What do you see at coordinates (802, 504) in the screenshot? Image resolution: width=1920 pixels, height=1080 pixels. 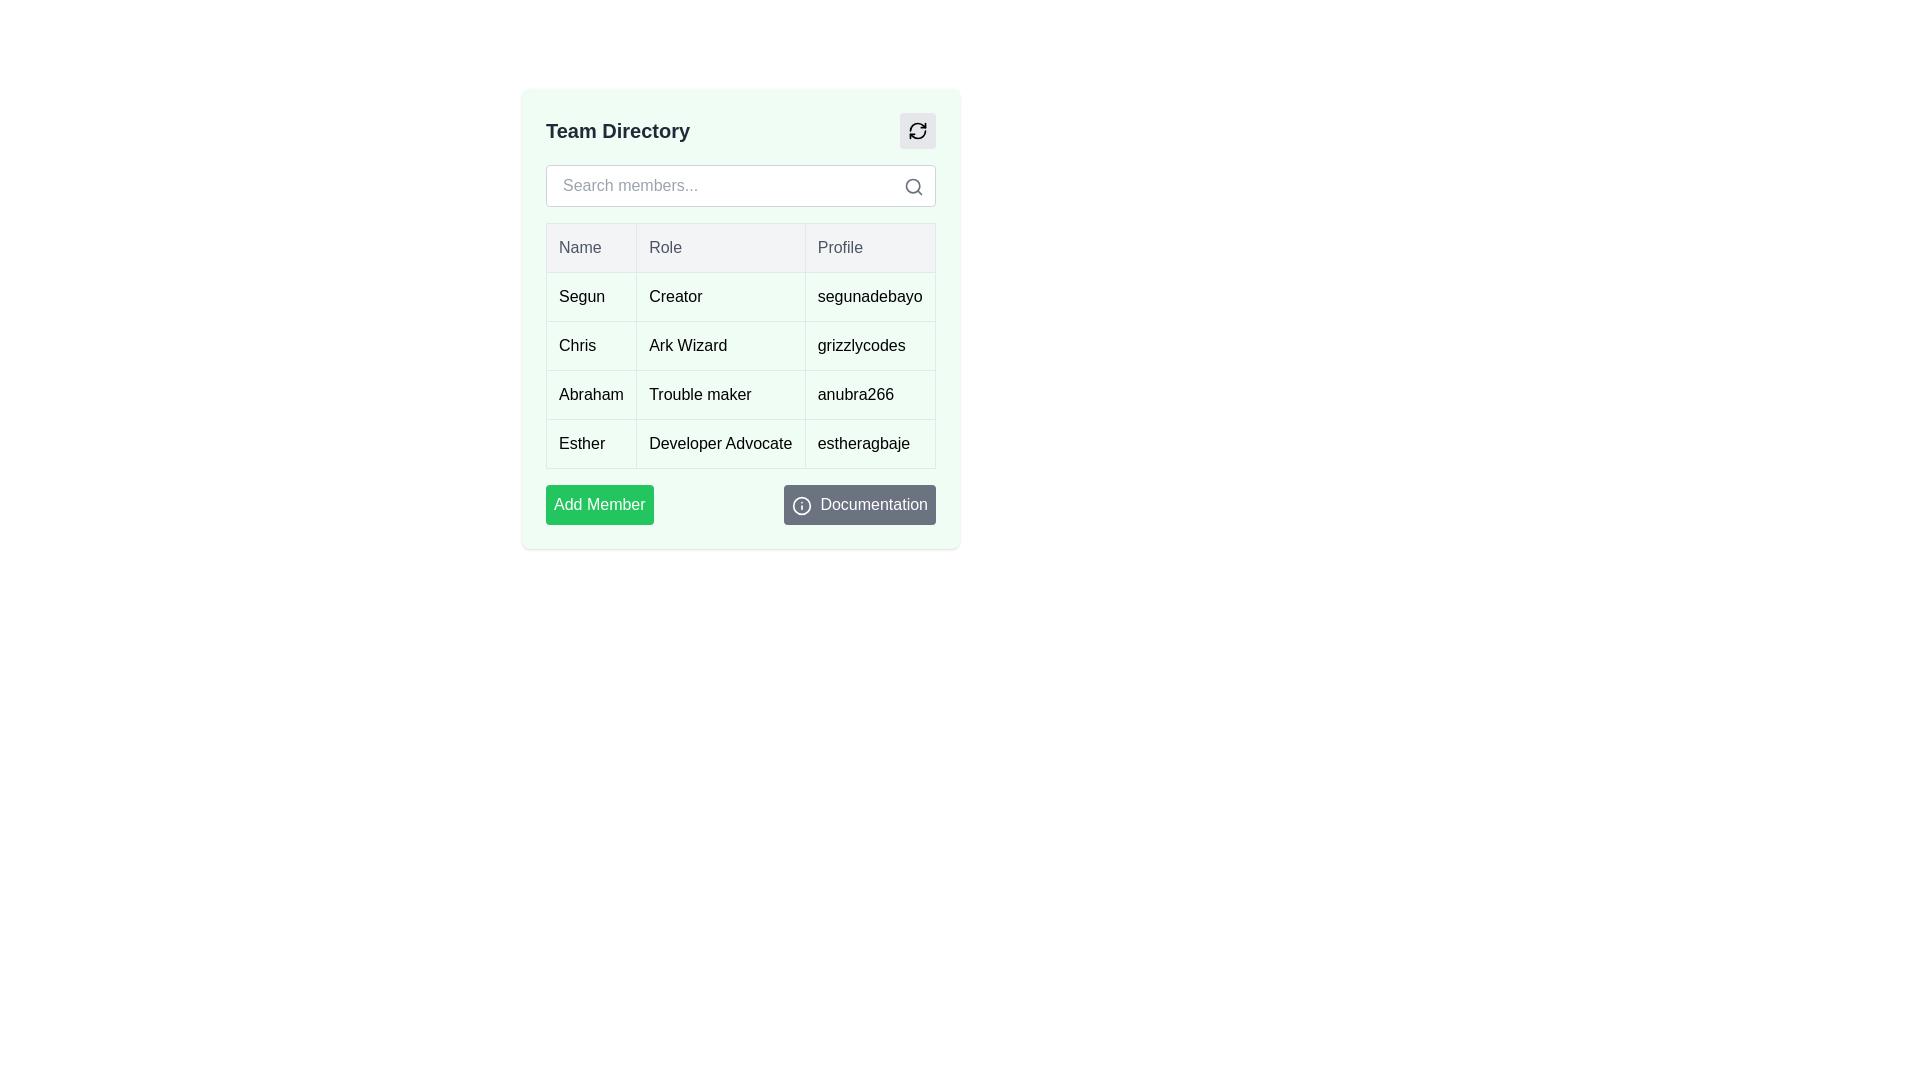 I see `the circular SVG element that is part of a composite icon, located in the bottom-right corner of the user interface card, next to the 'Documentation' button` at bounding box center [802, 504].